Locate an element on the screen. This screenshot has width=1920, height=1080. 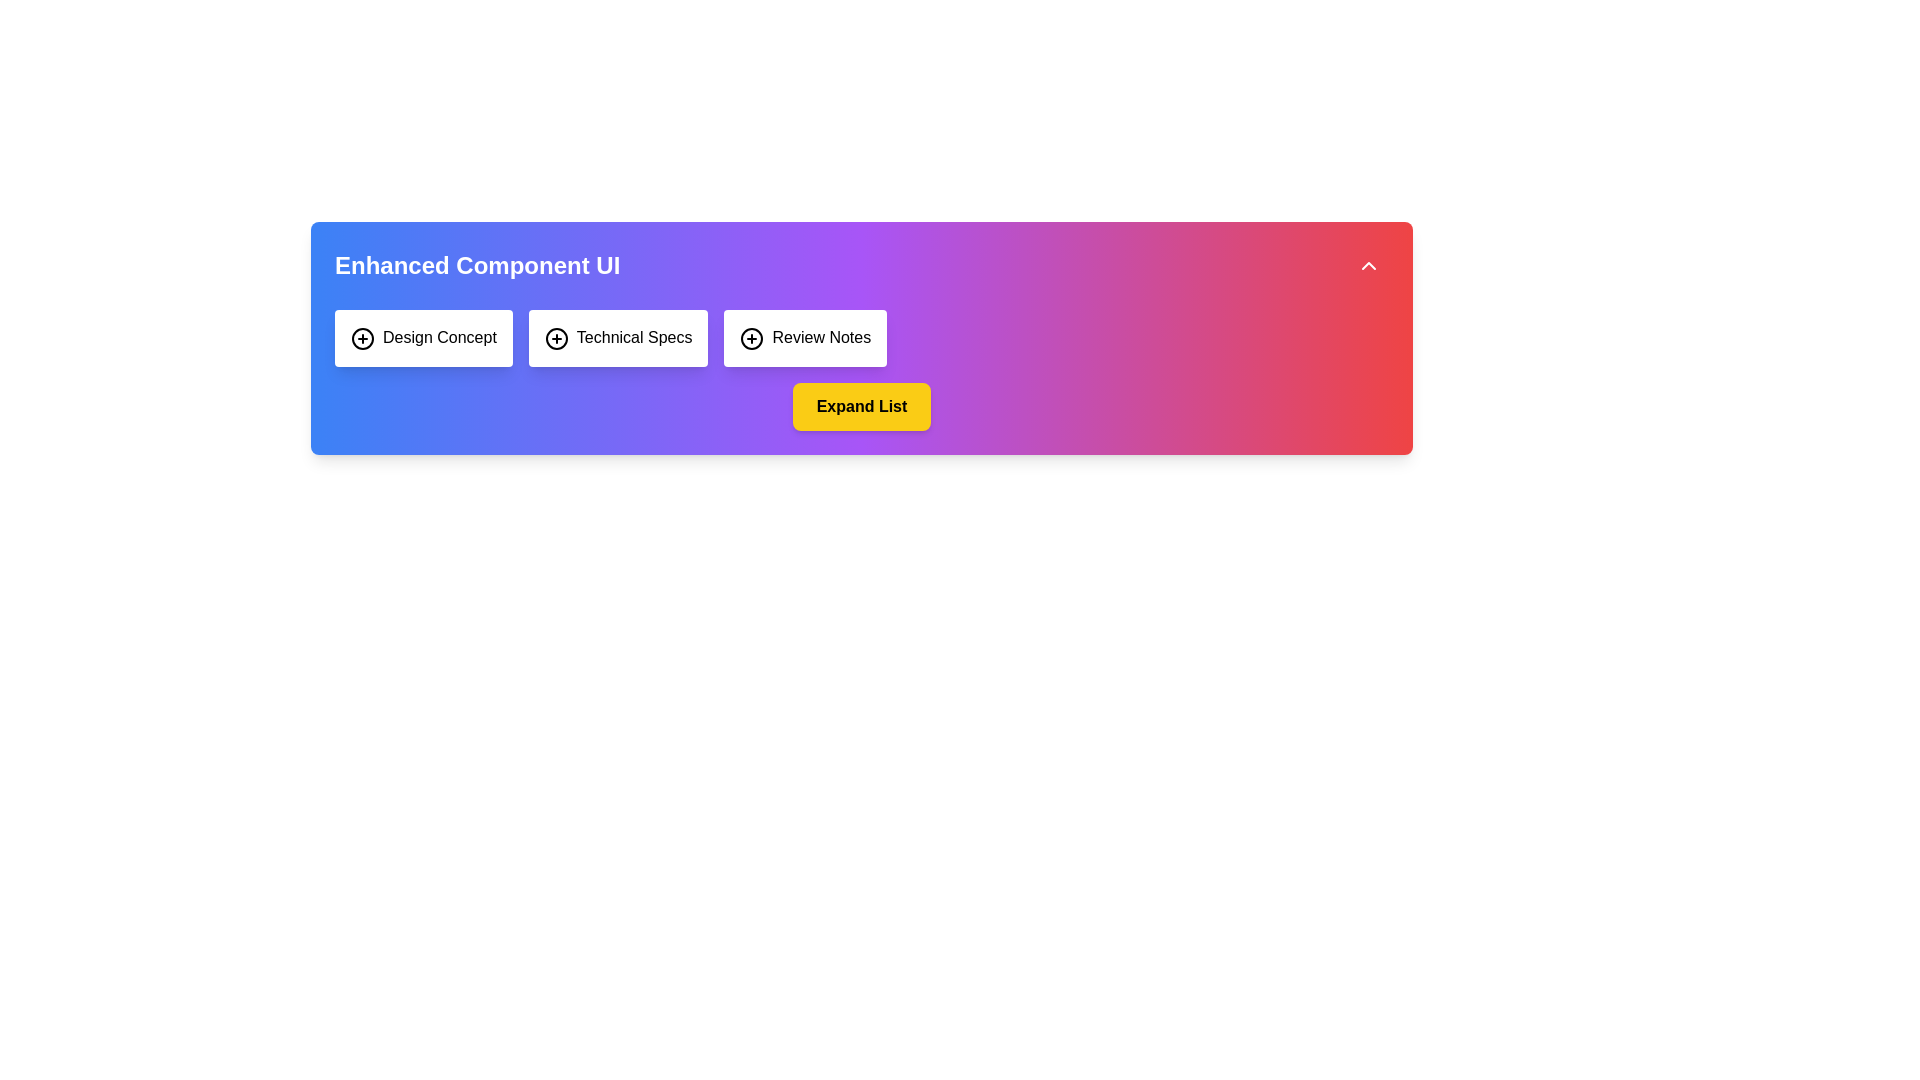
the button with a yellow background and bold black text reading 'Expand List' is located at coordinates (862, 405).